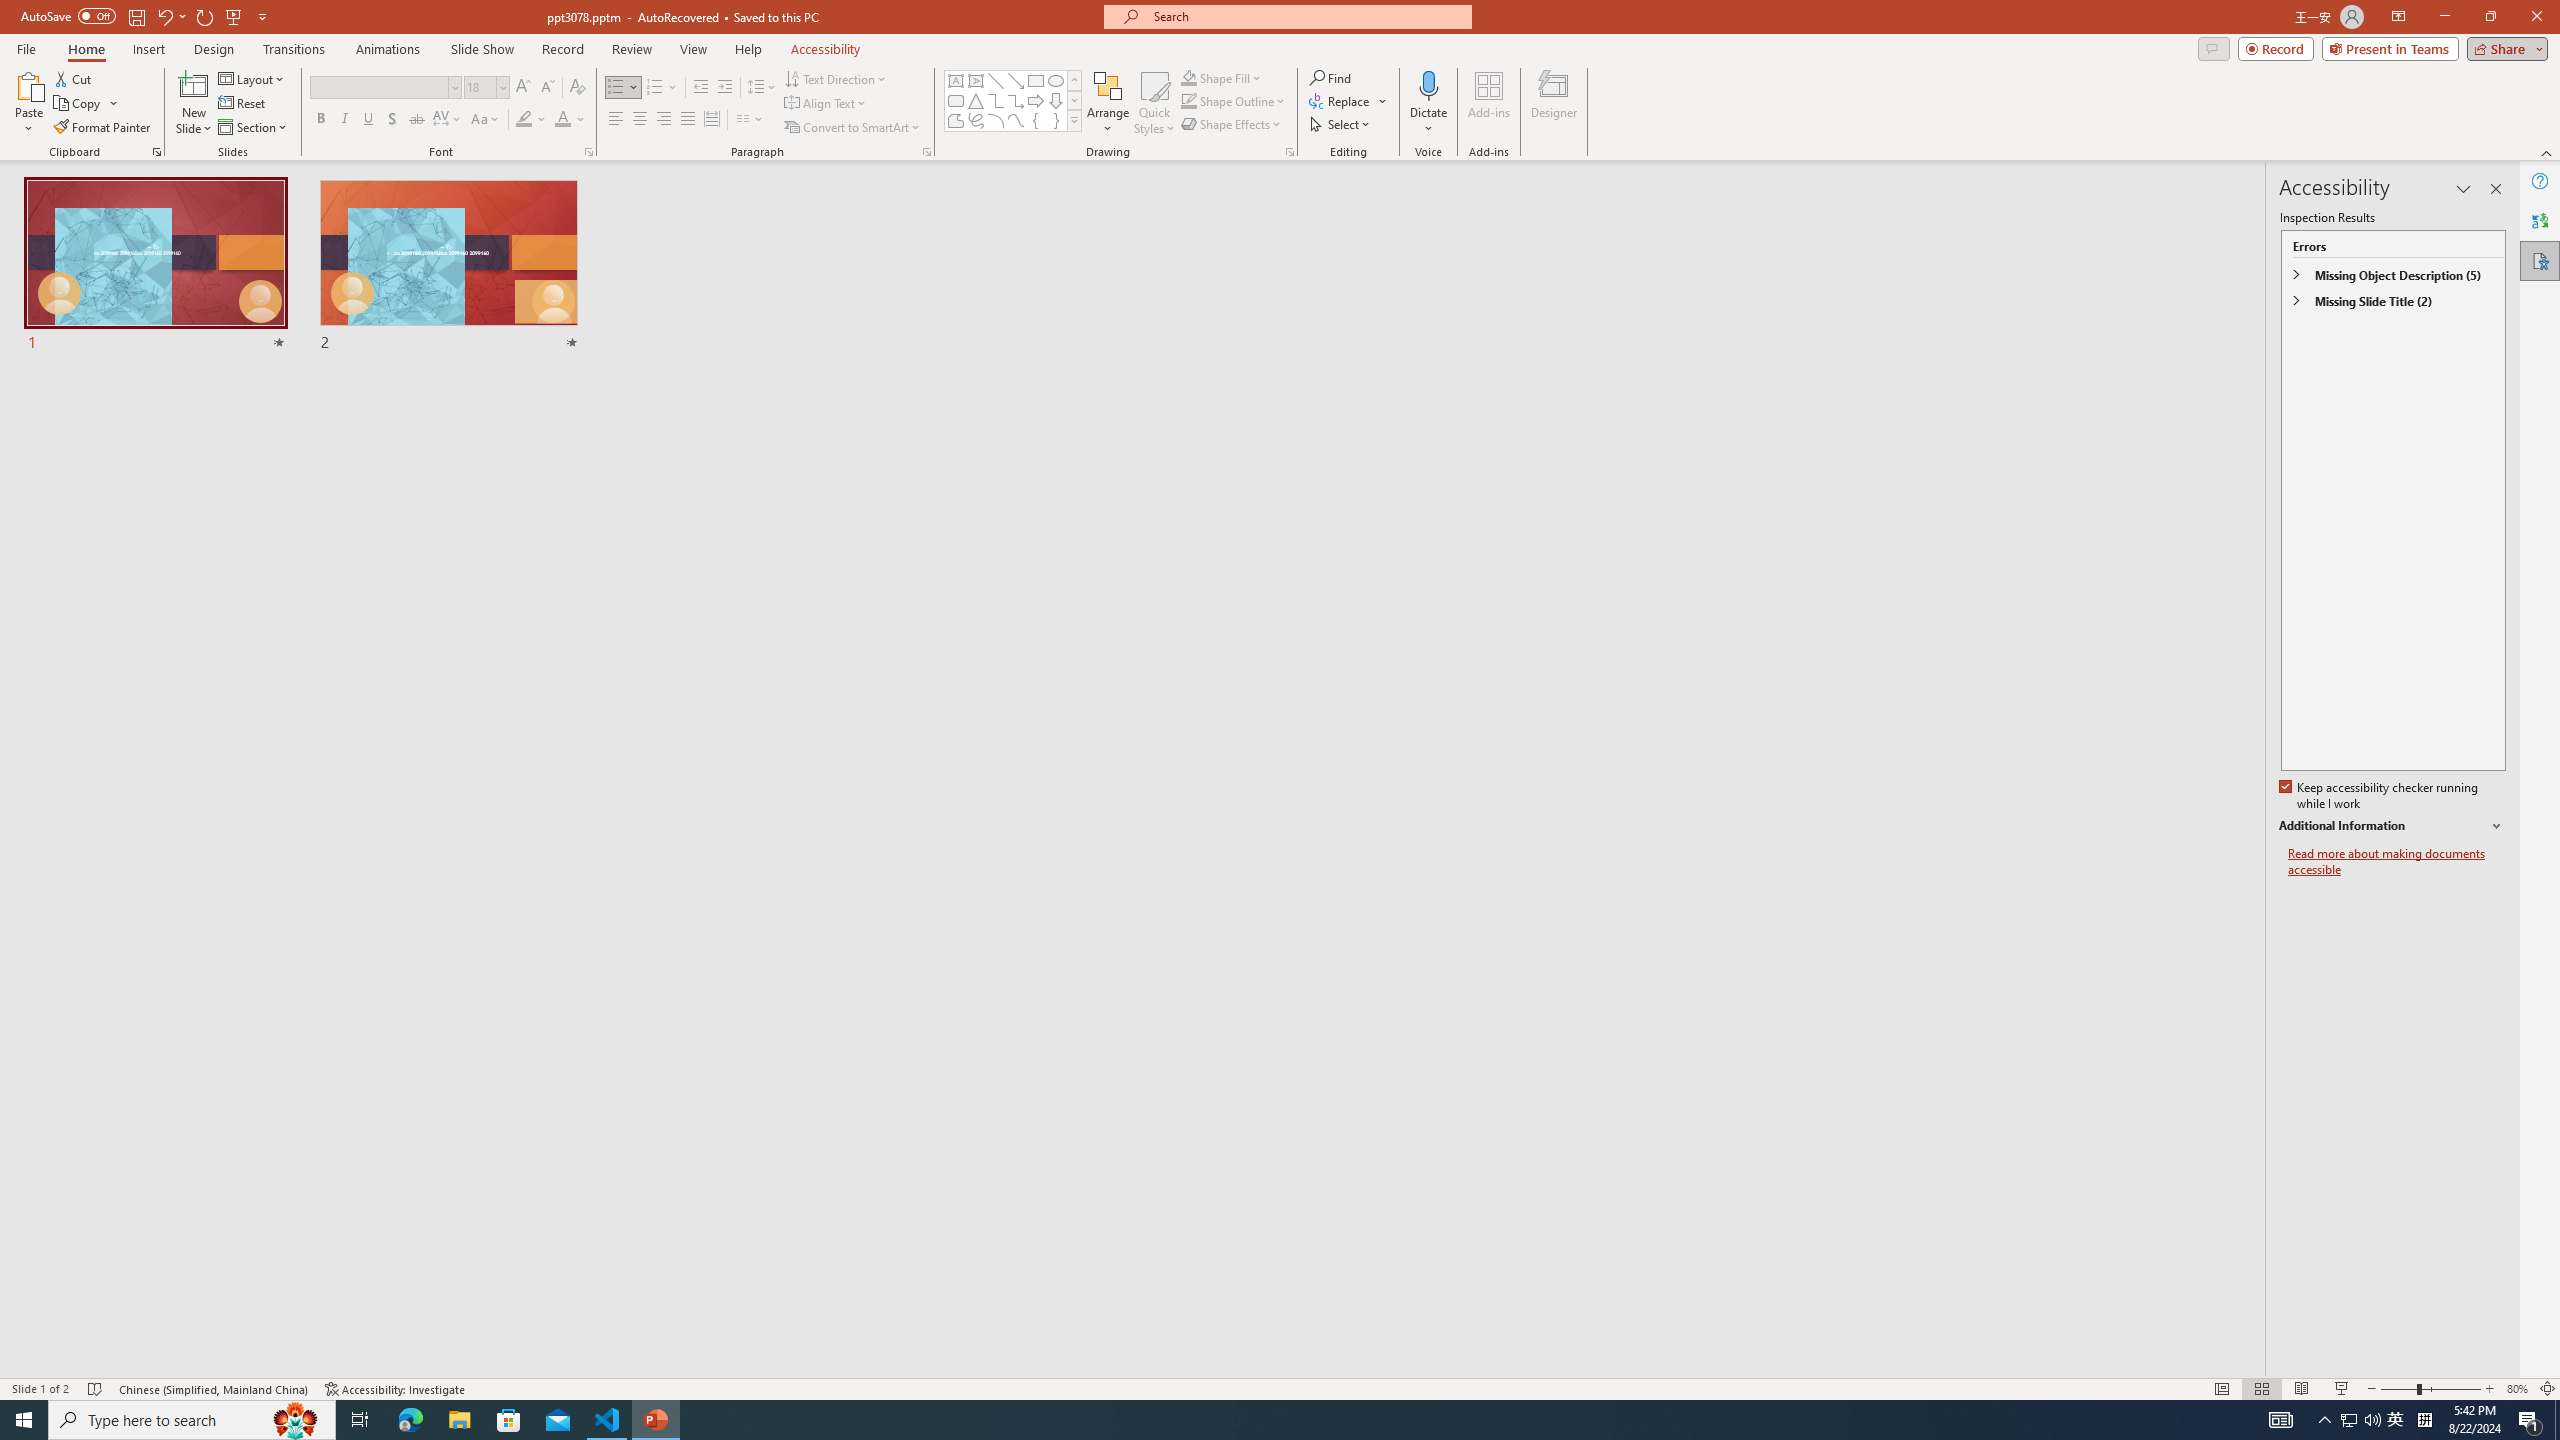 The width and height of the screenshot is (2560, 1440). I want to click on 'Shape Outline Green, Accent 1', so click(1189, 99).